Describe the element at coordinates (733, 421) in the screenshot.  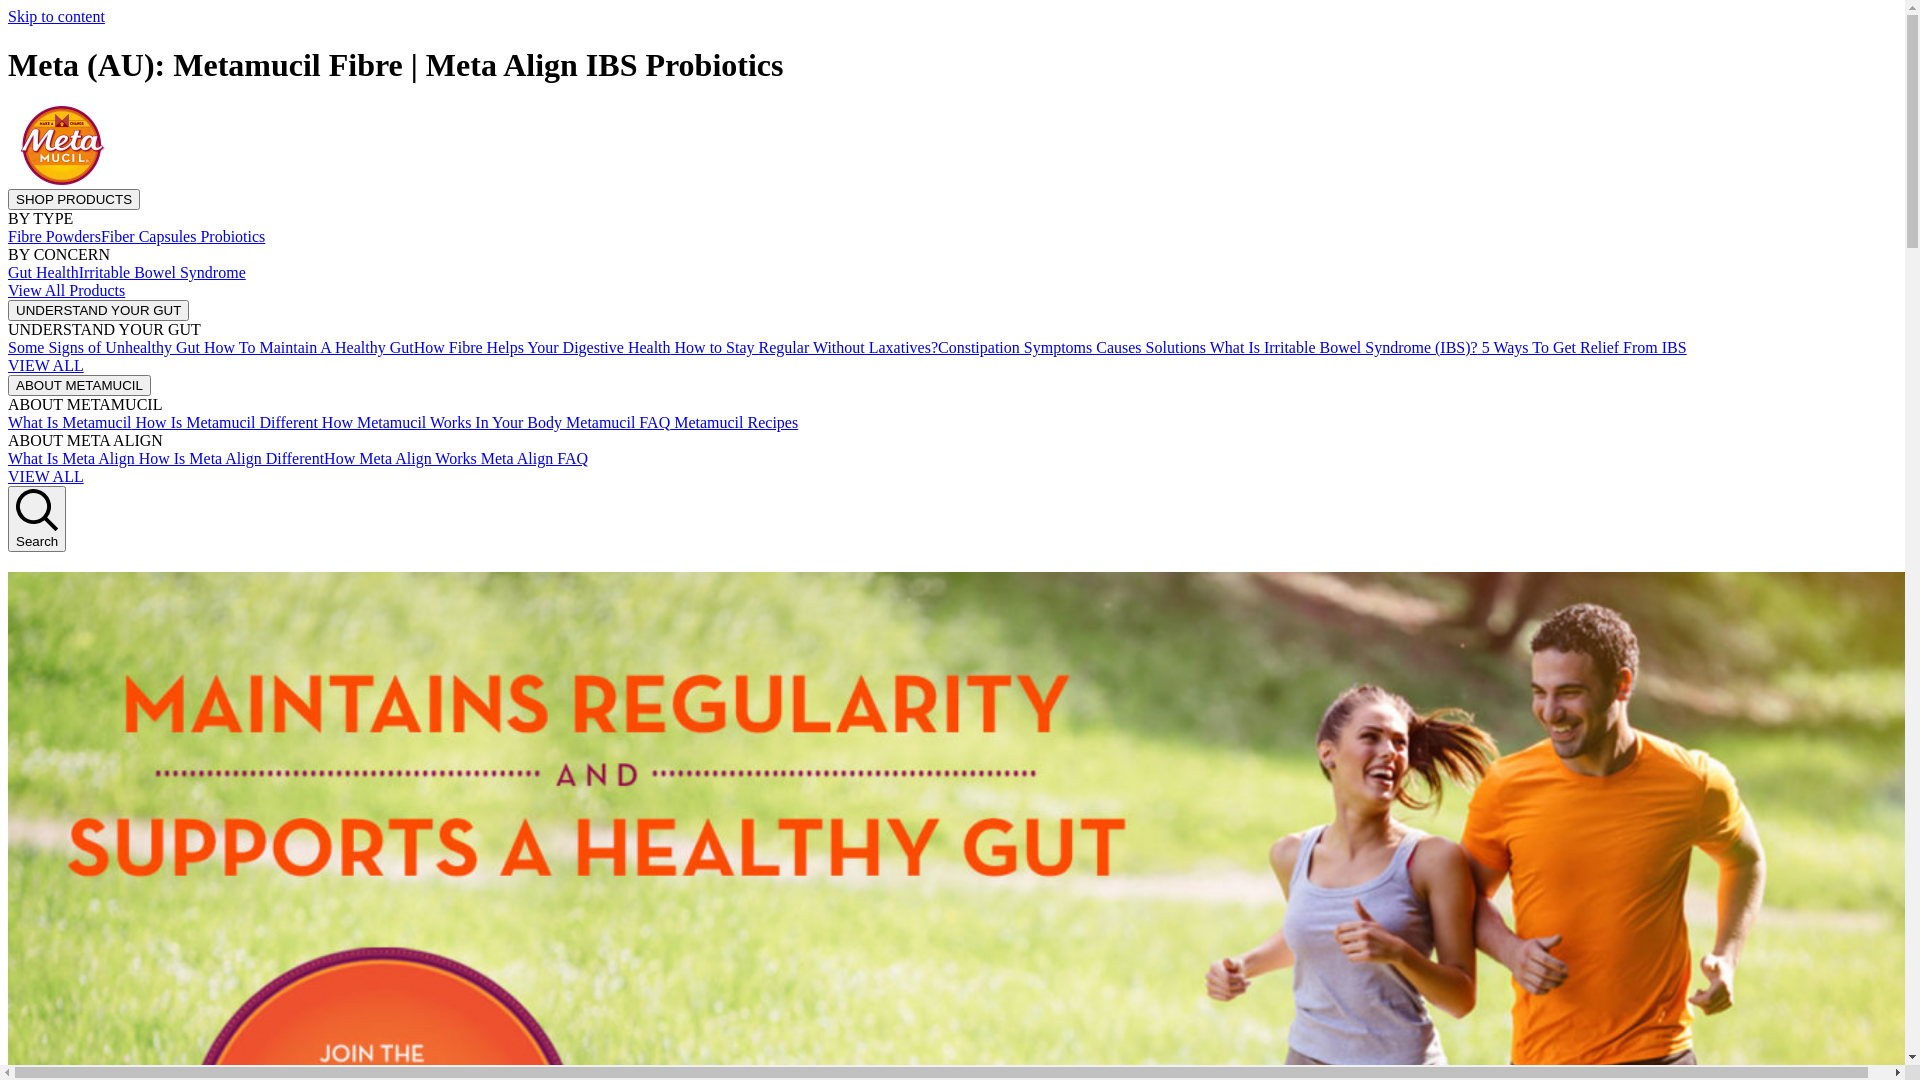
I see `'Metamucil Recipes'` at that location.